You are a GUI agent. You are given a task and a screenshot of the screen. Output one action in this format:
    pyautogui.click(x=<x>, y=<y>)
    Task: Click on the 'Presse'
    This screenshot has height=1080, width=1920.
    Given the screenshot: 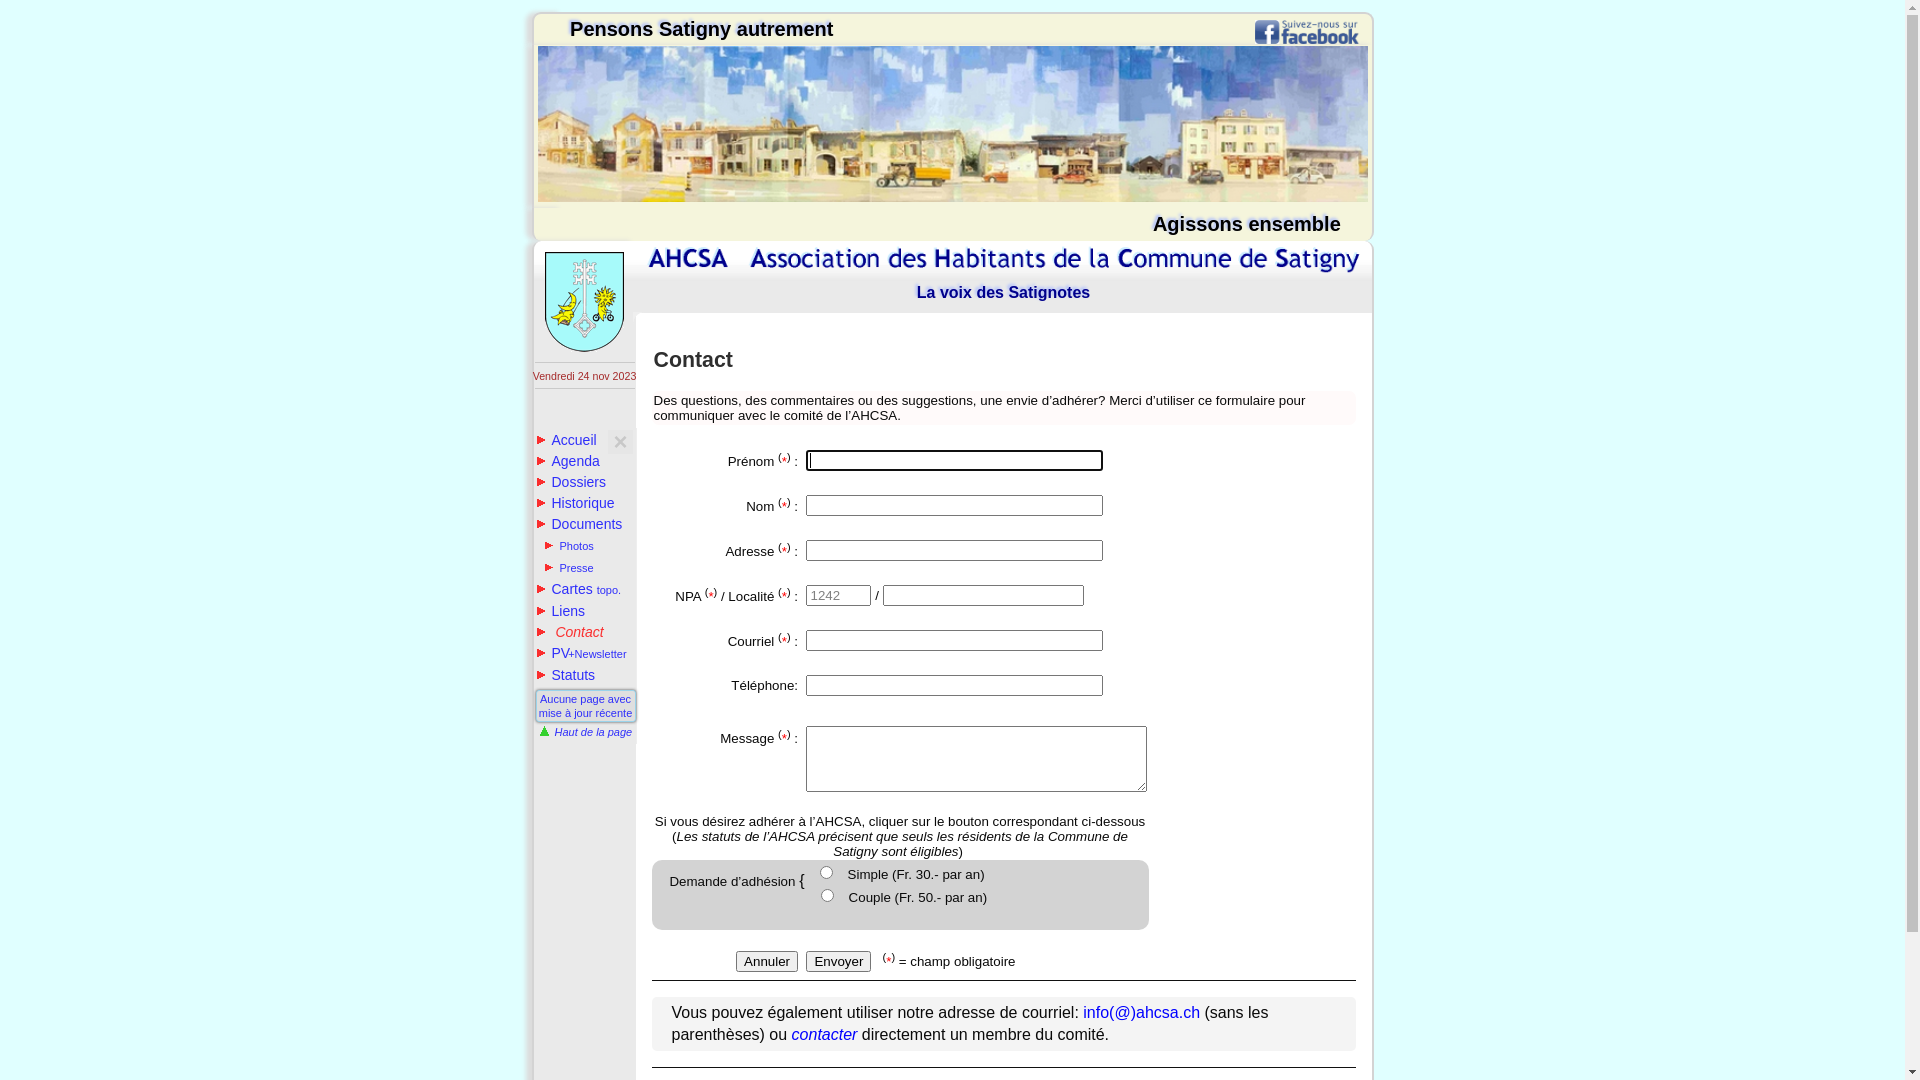 What is the action you would take?
    pyautogui.click(x=568, y=567)
    